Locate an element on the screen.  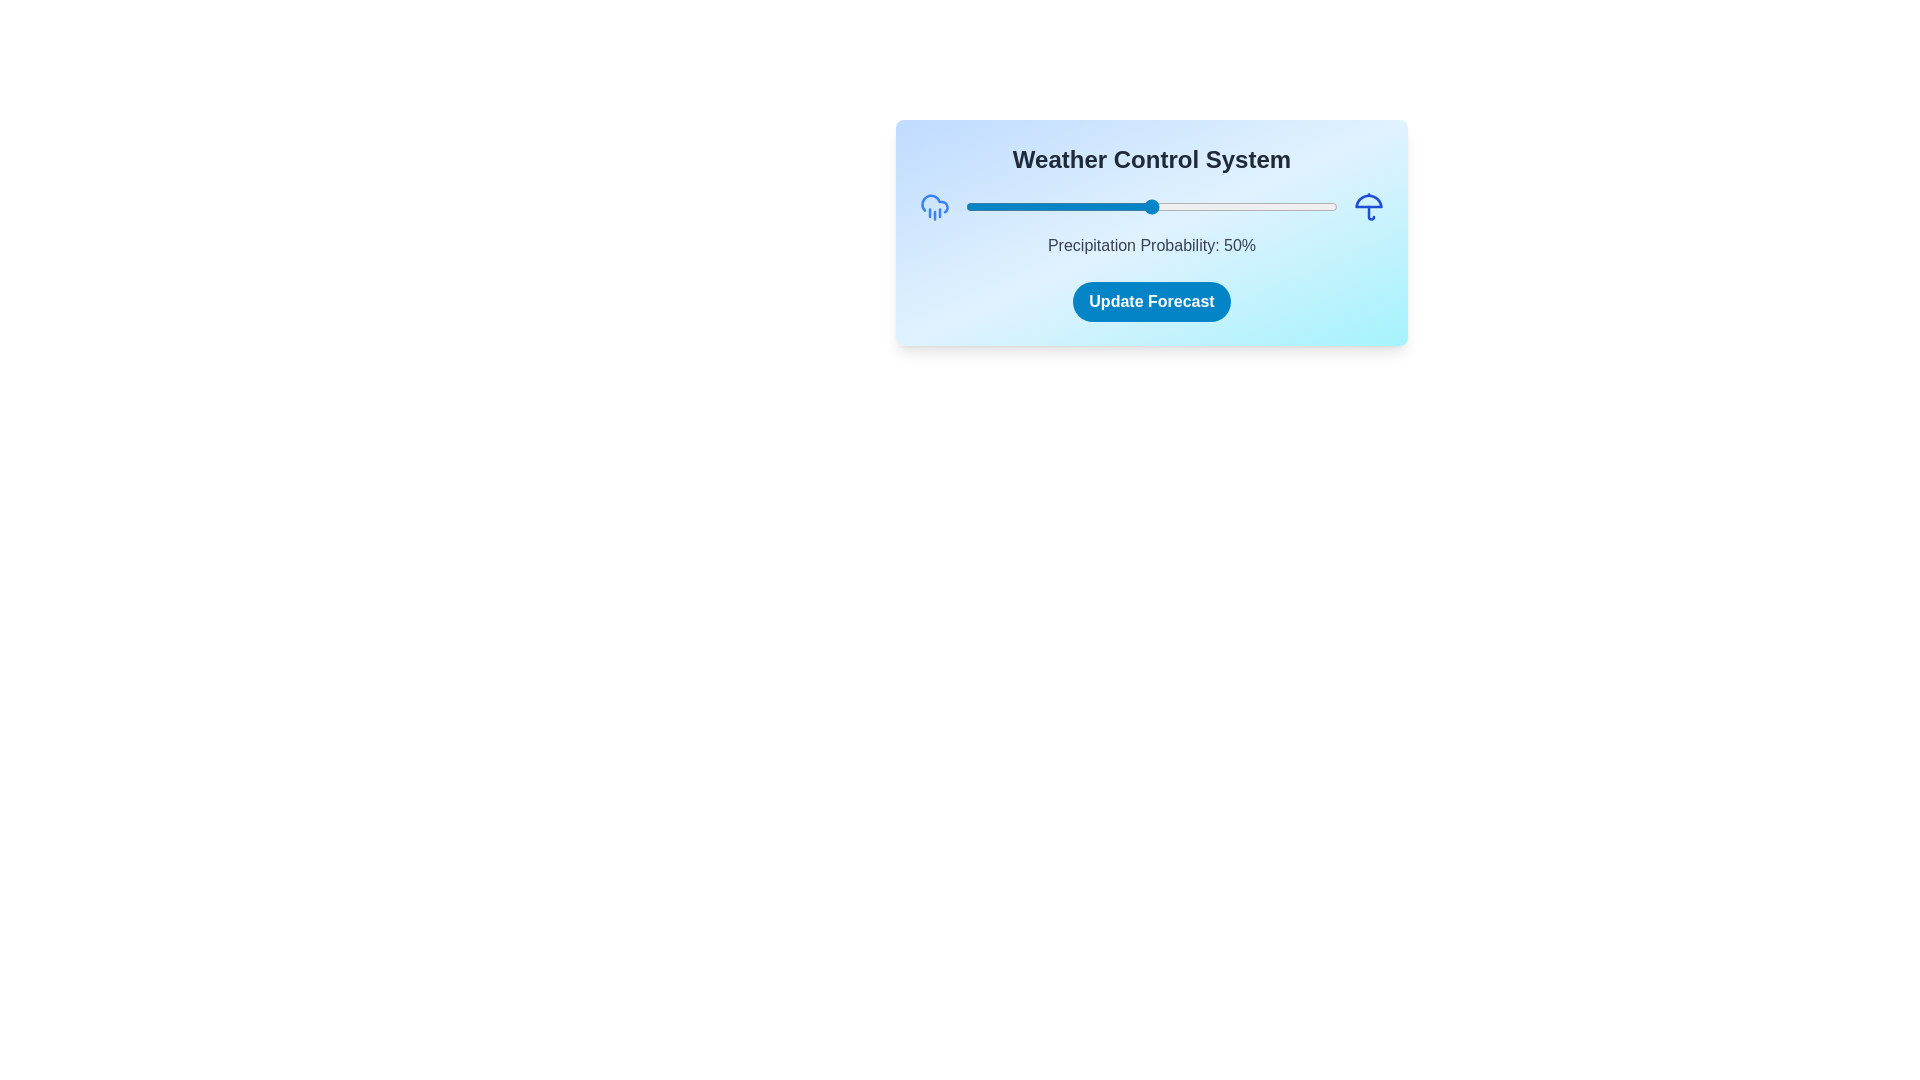
the precipitation probability slider to 80% is located at coordinates (1262, 207).